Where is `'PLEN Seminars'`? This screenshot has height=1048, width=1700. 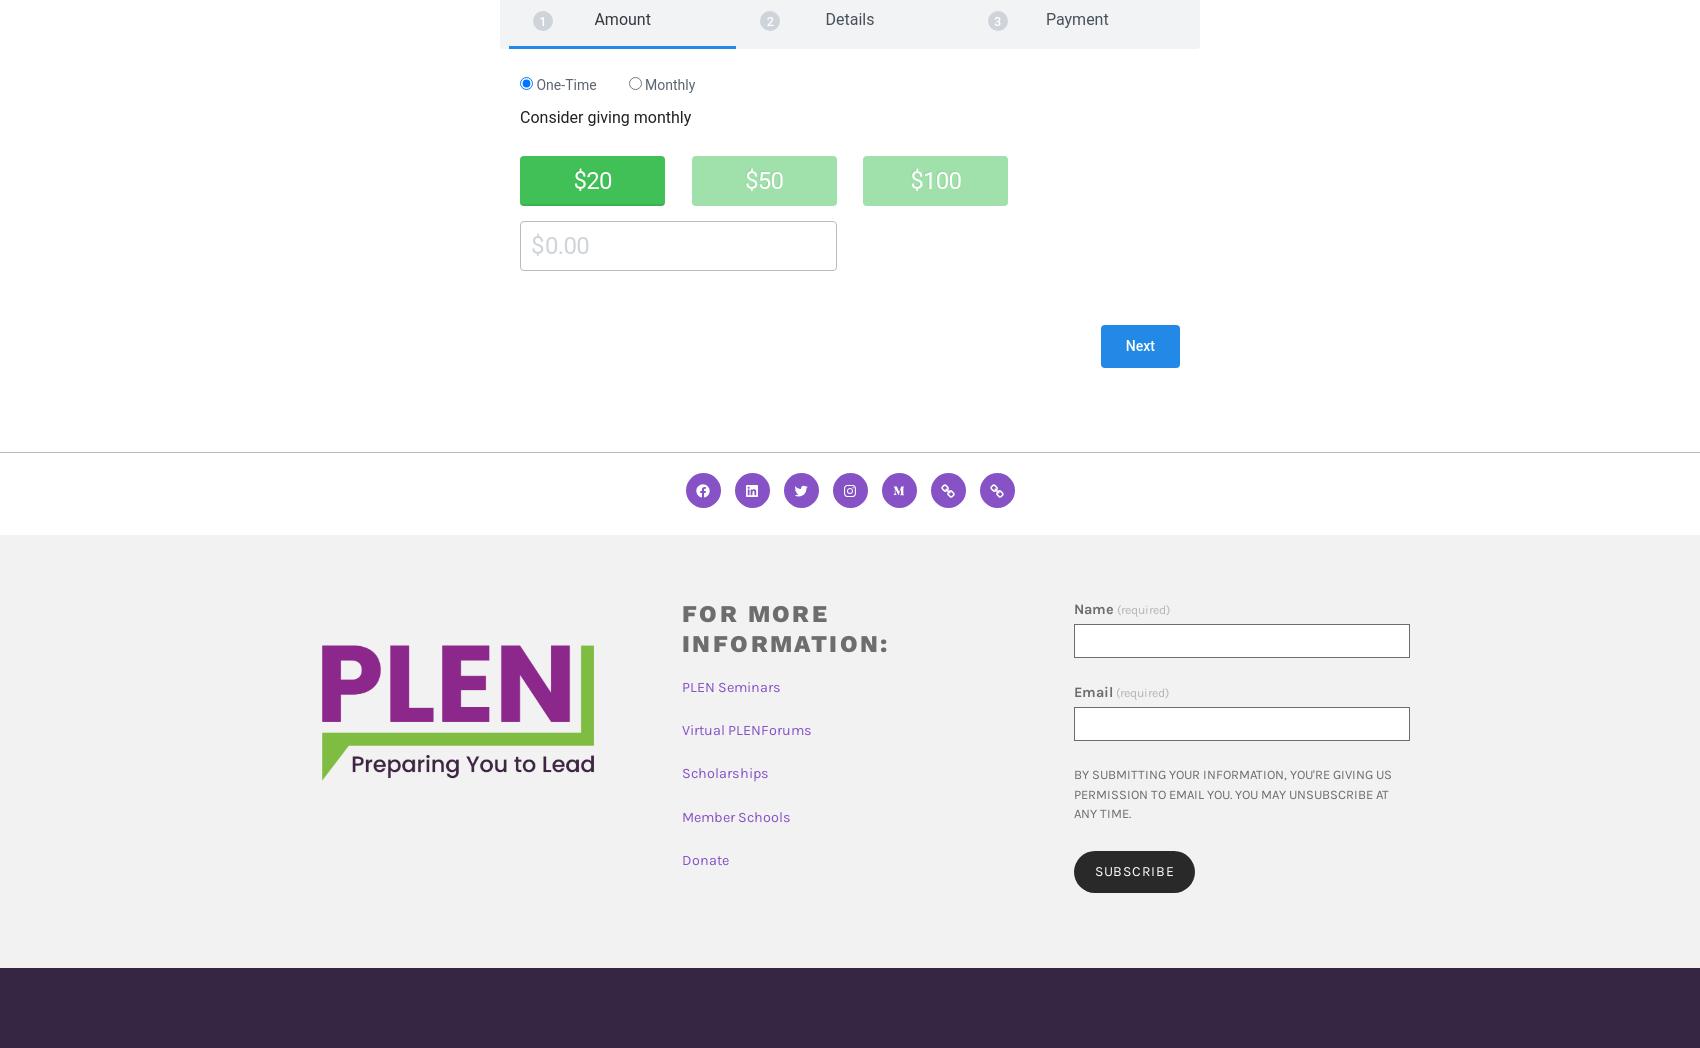 'PLEN Seminars' is located at coordinates (731, 687).